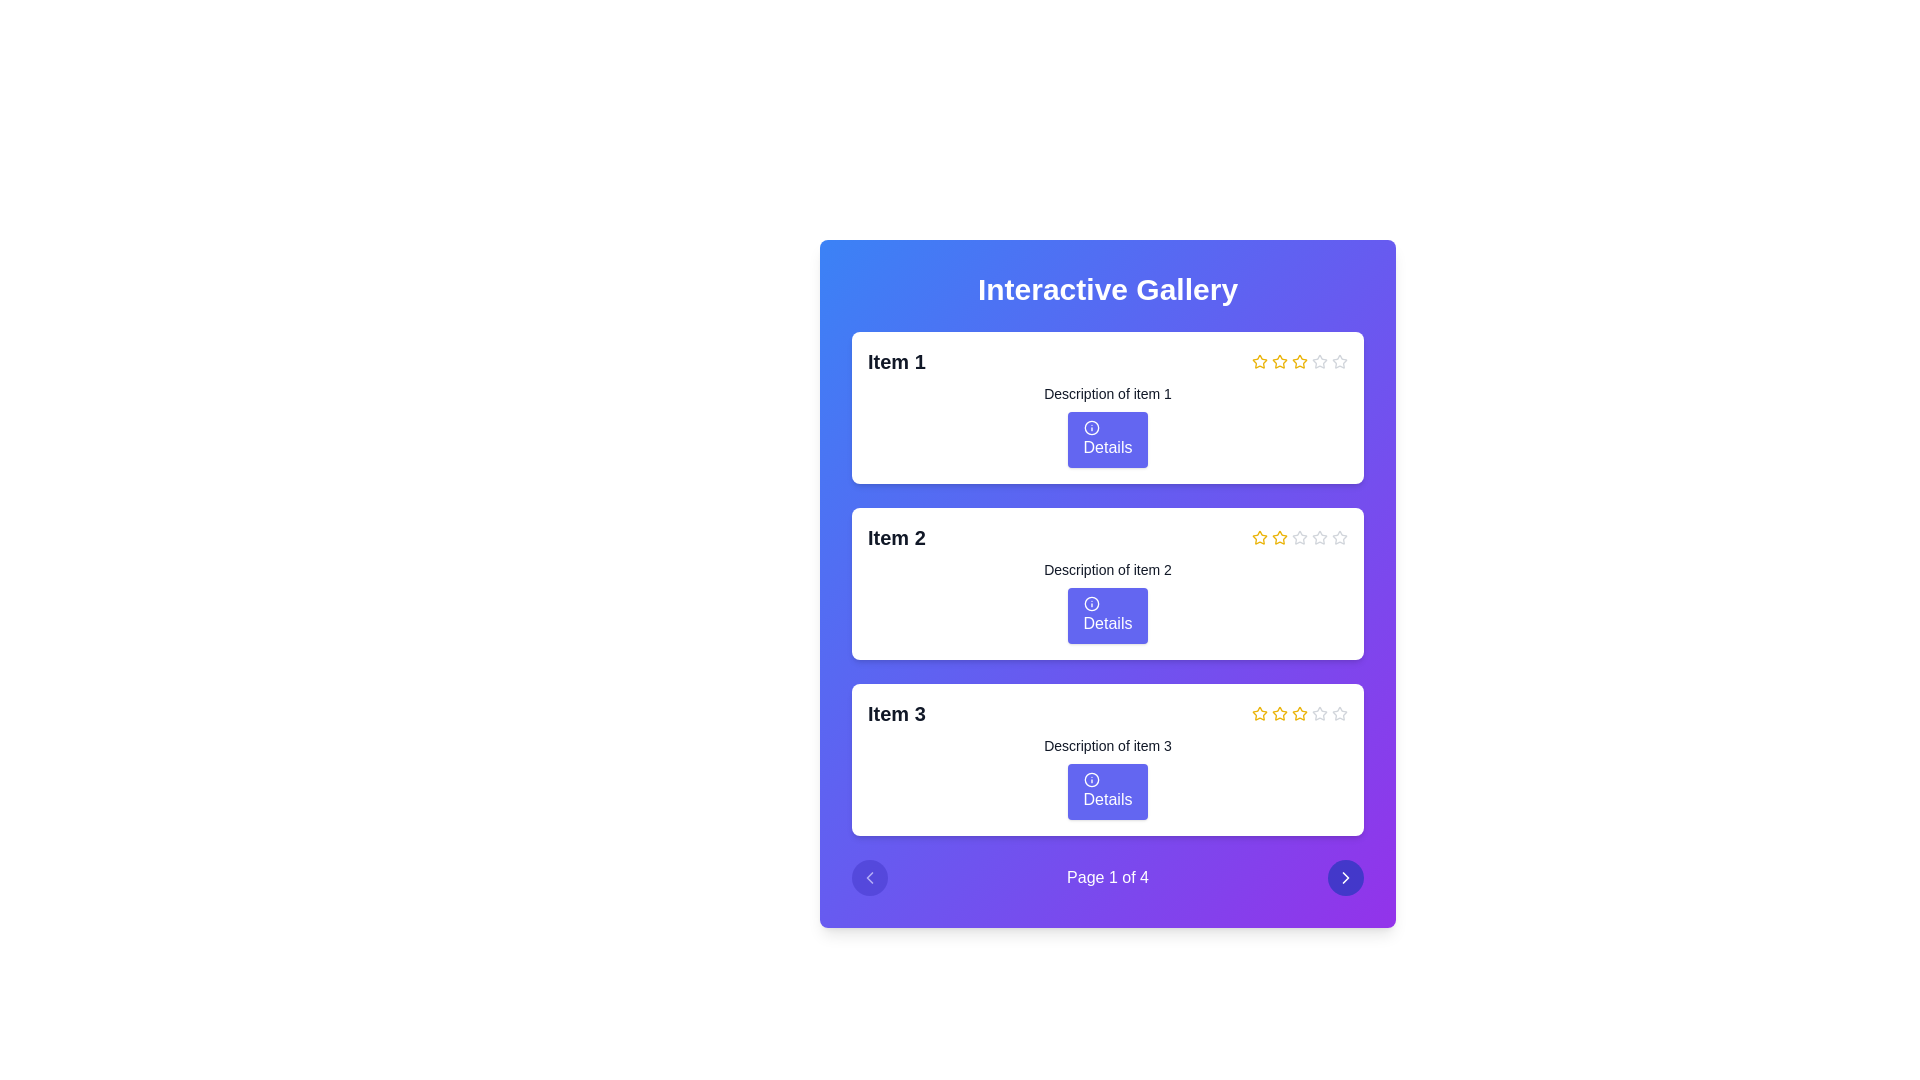 This screenshot has height=1080, width=1920. Describe the element at coordinates (1258, 712) in the screenshot. I see `the first star icon in the rating sequence on the right side of the card labeled 'Item 3' to set a rating` at that location.